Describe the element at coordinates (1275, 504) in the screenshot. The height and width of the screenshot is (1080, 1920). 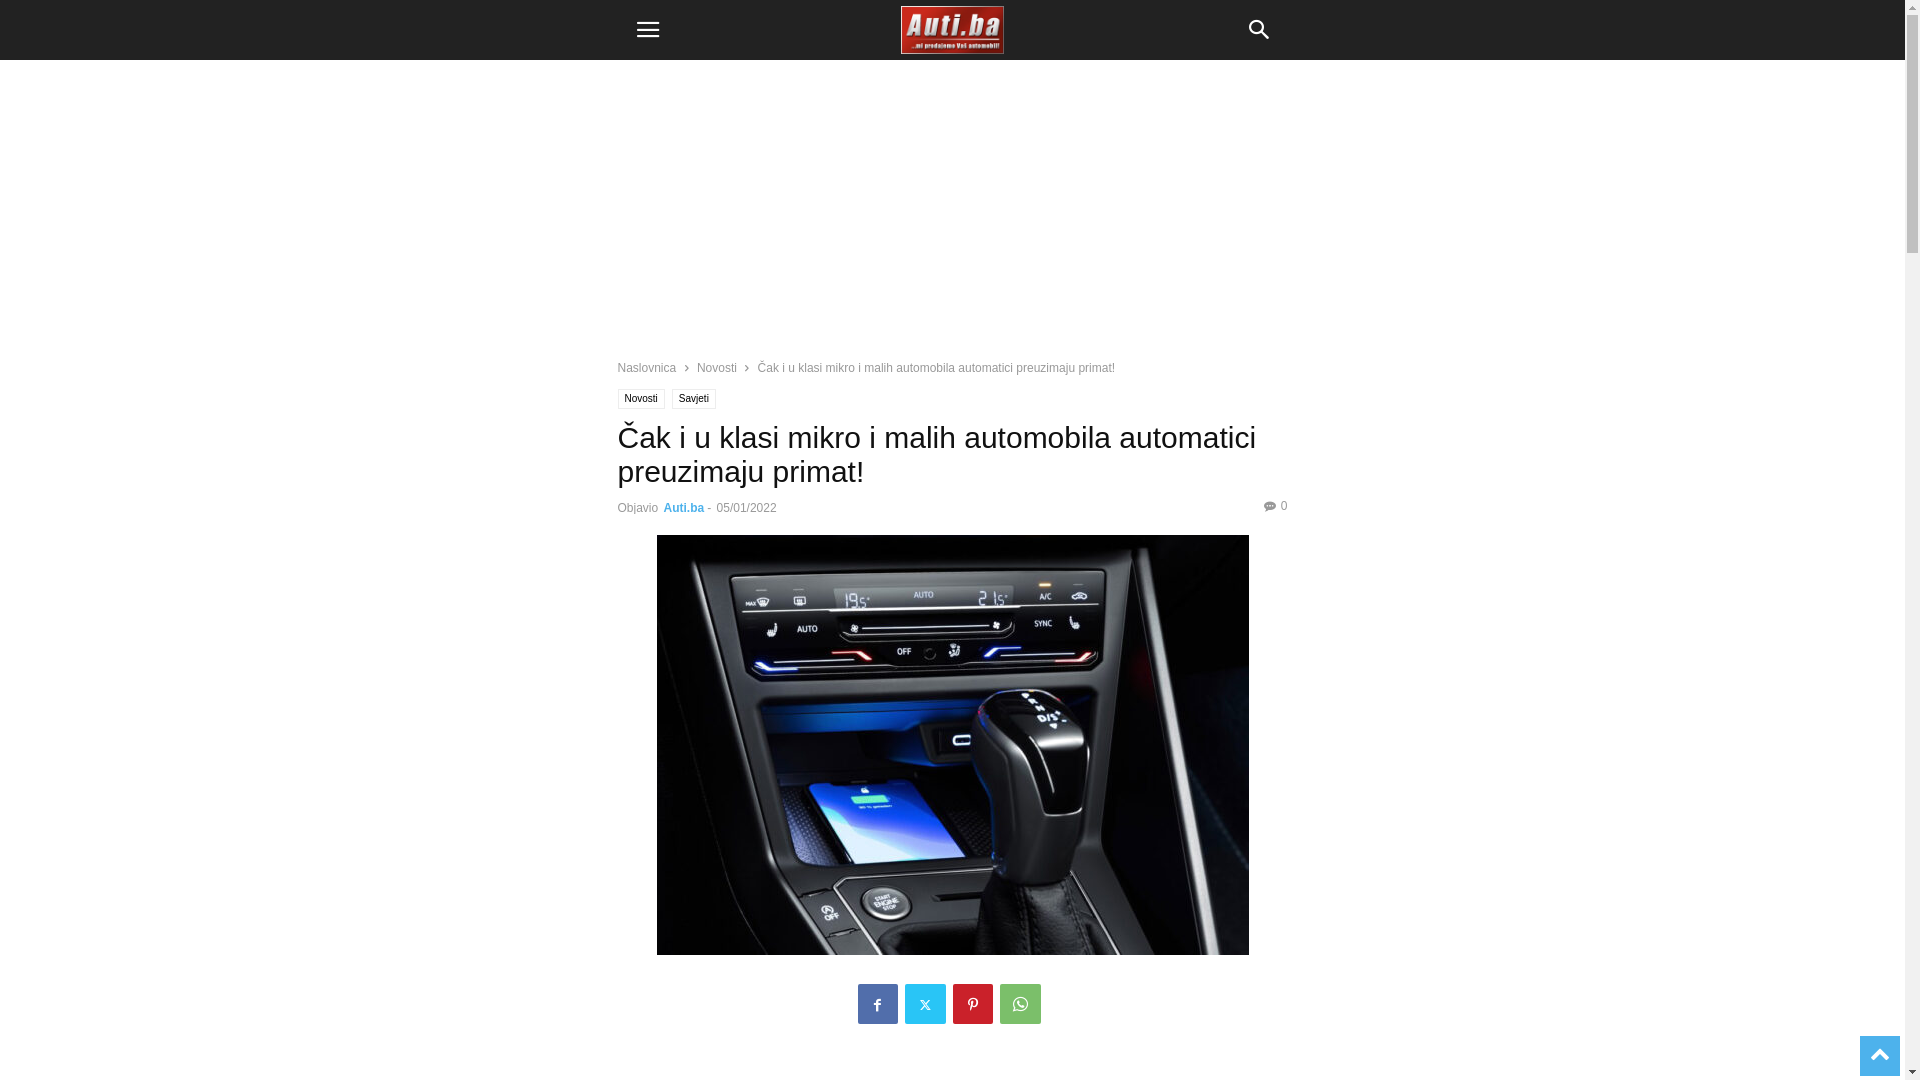
I see `'0'` at that location.